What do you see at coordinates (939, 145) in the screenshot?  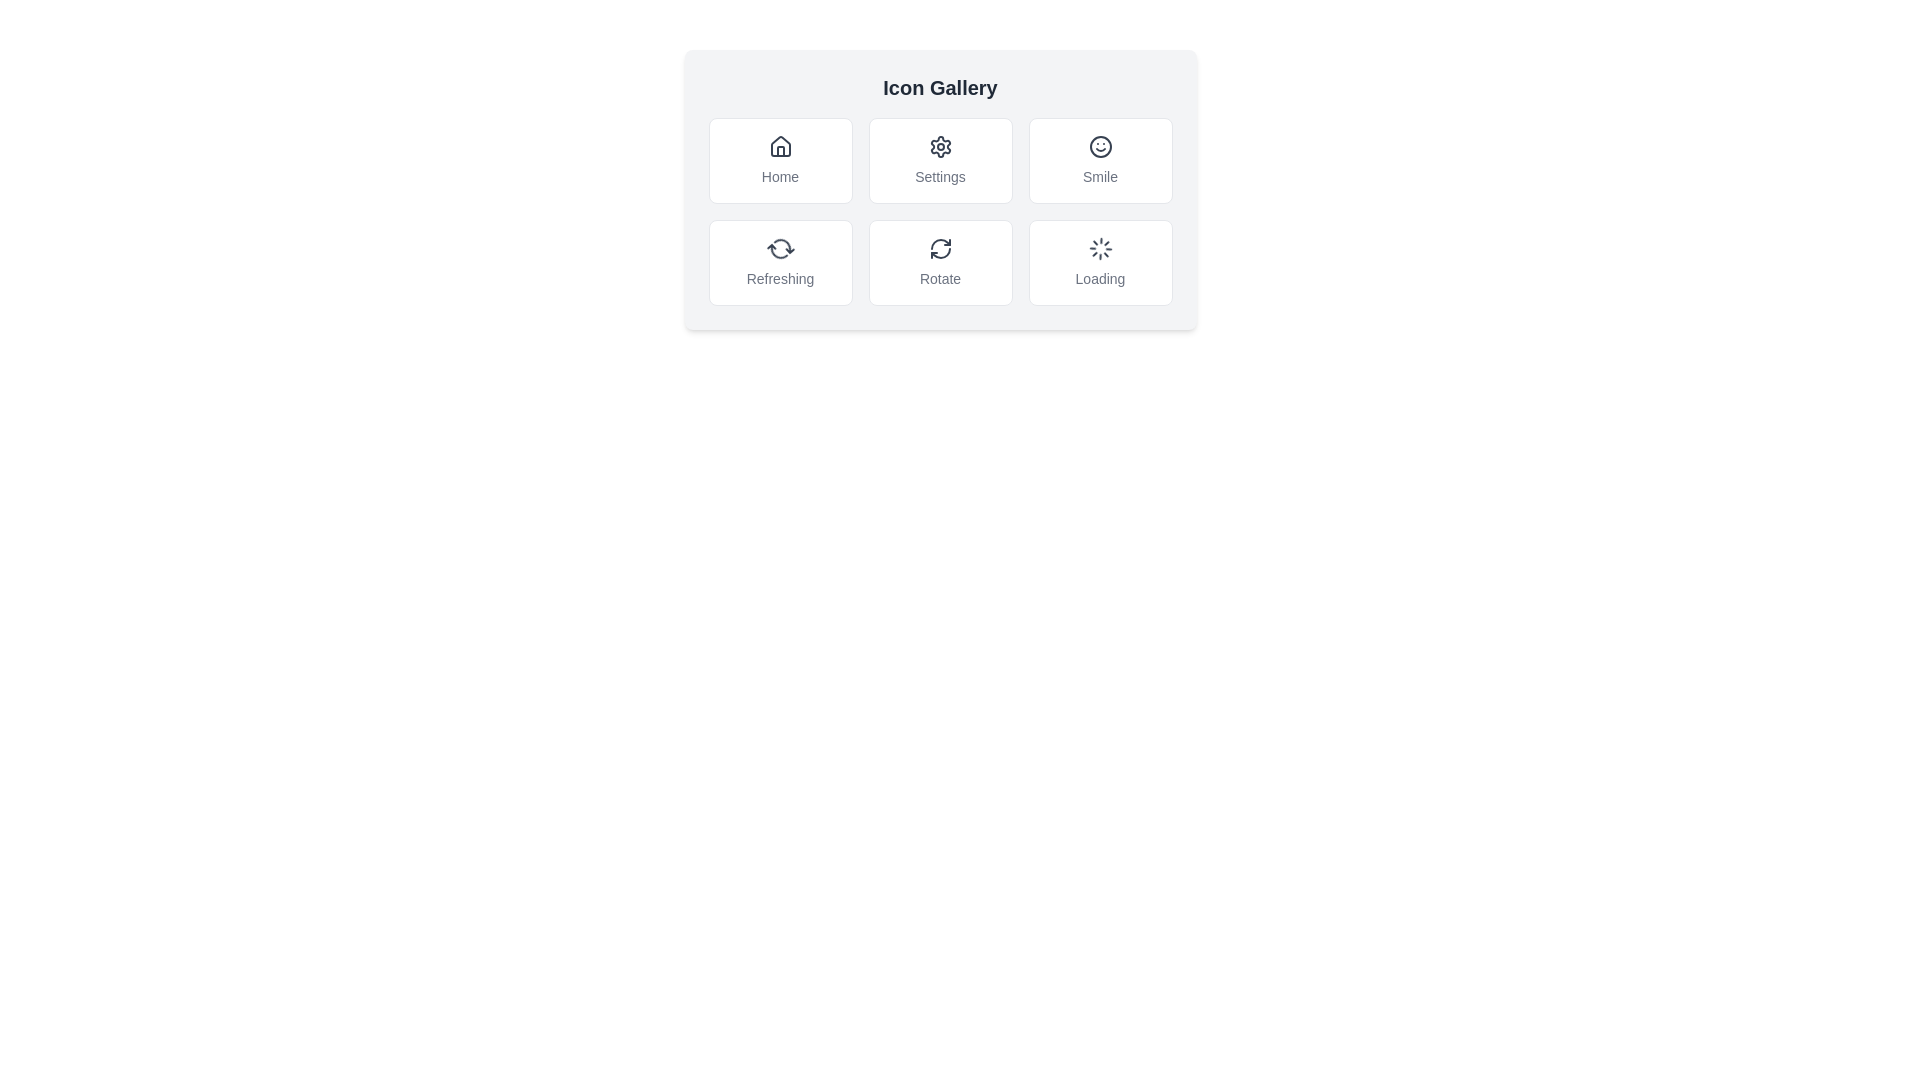 I see `the centered settings icon located beneath the 'Icon Gallery' heading, which visually represents a settings feature` at bounding box center [939, 145].